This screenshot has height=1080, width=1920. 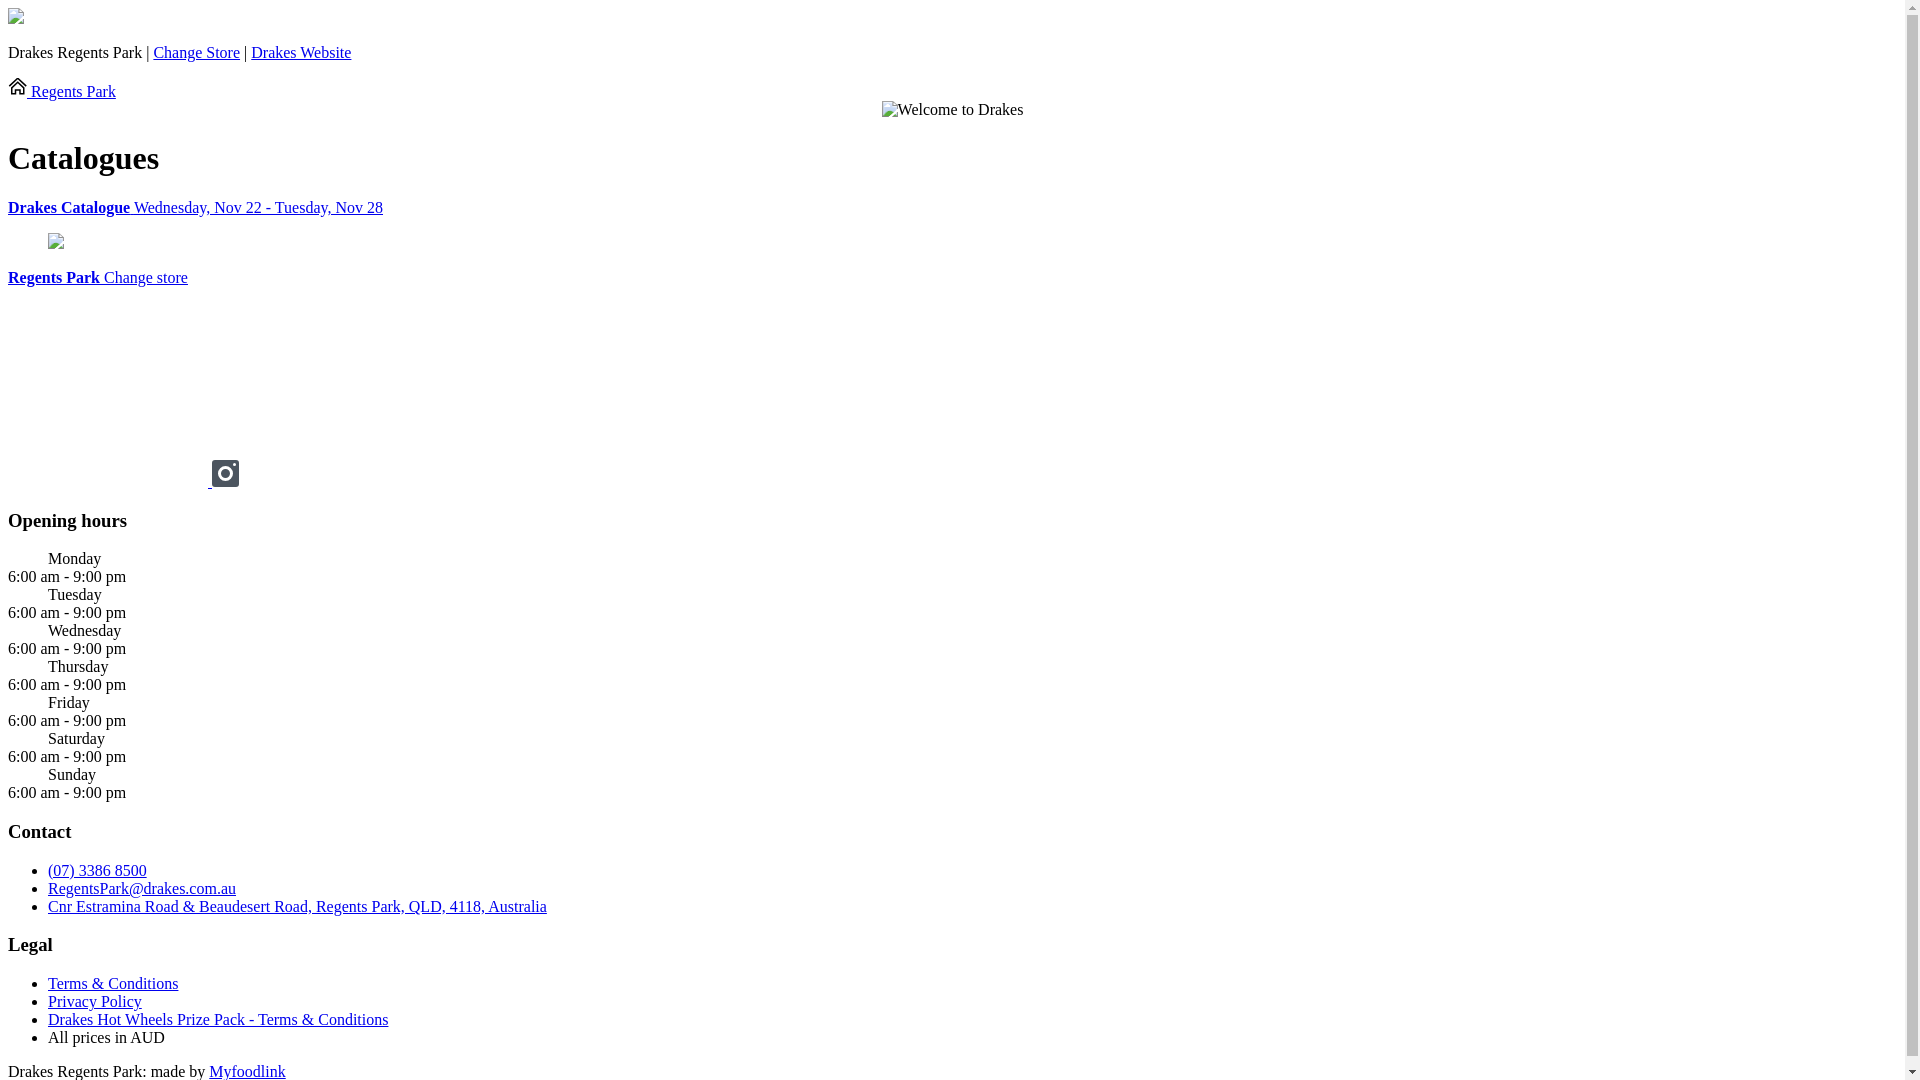 I want to click on 'Terms & Conditions', so click(x=112, y=982).